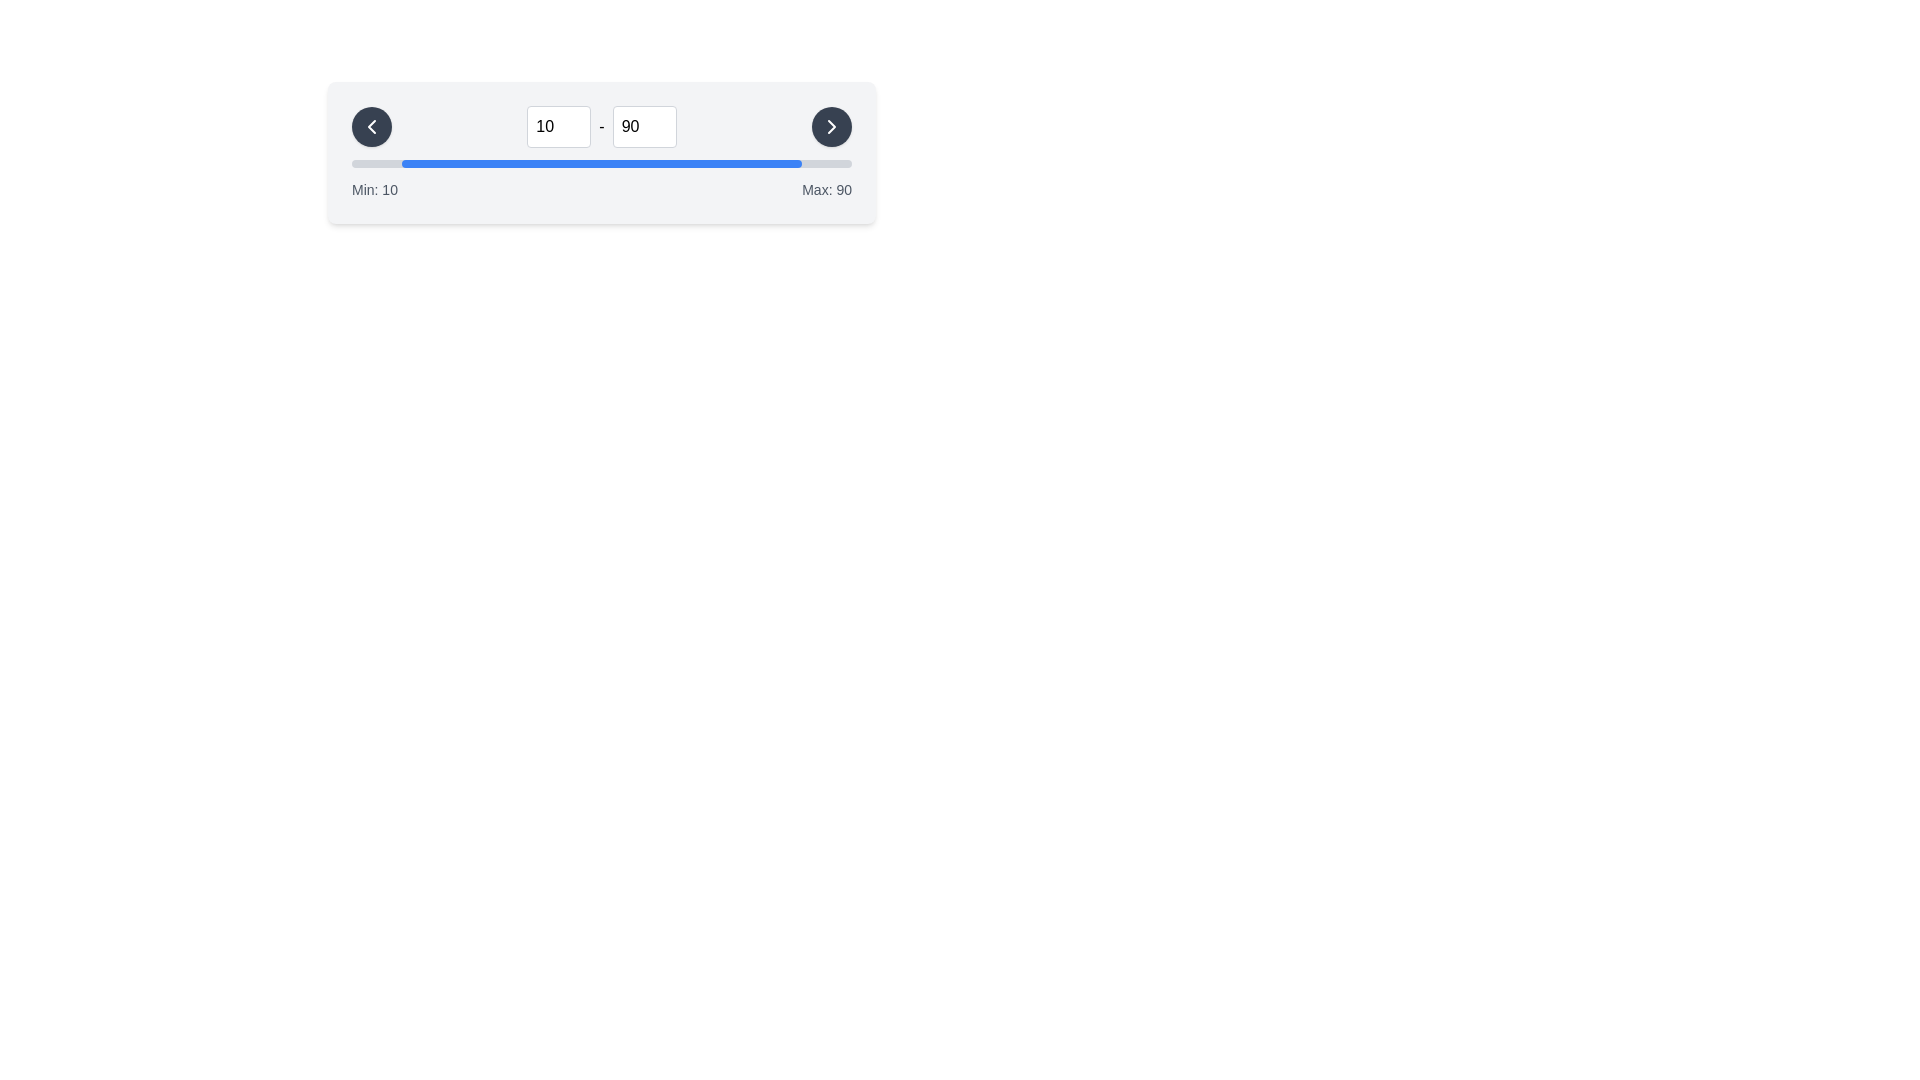 The width and height of the screenshot is (1920, 1080). What do you see at coordinates (600, 189) in the screenshot?
I see `the text label displaying 'Min: 10' and 'Max: 90' located beneath the slider bar at the bottom of the component` at bounding box center [600, 189].